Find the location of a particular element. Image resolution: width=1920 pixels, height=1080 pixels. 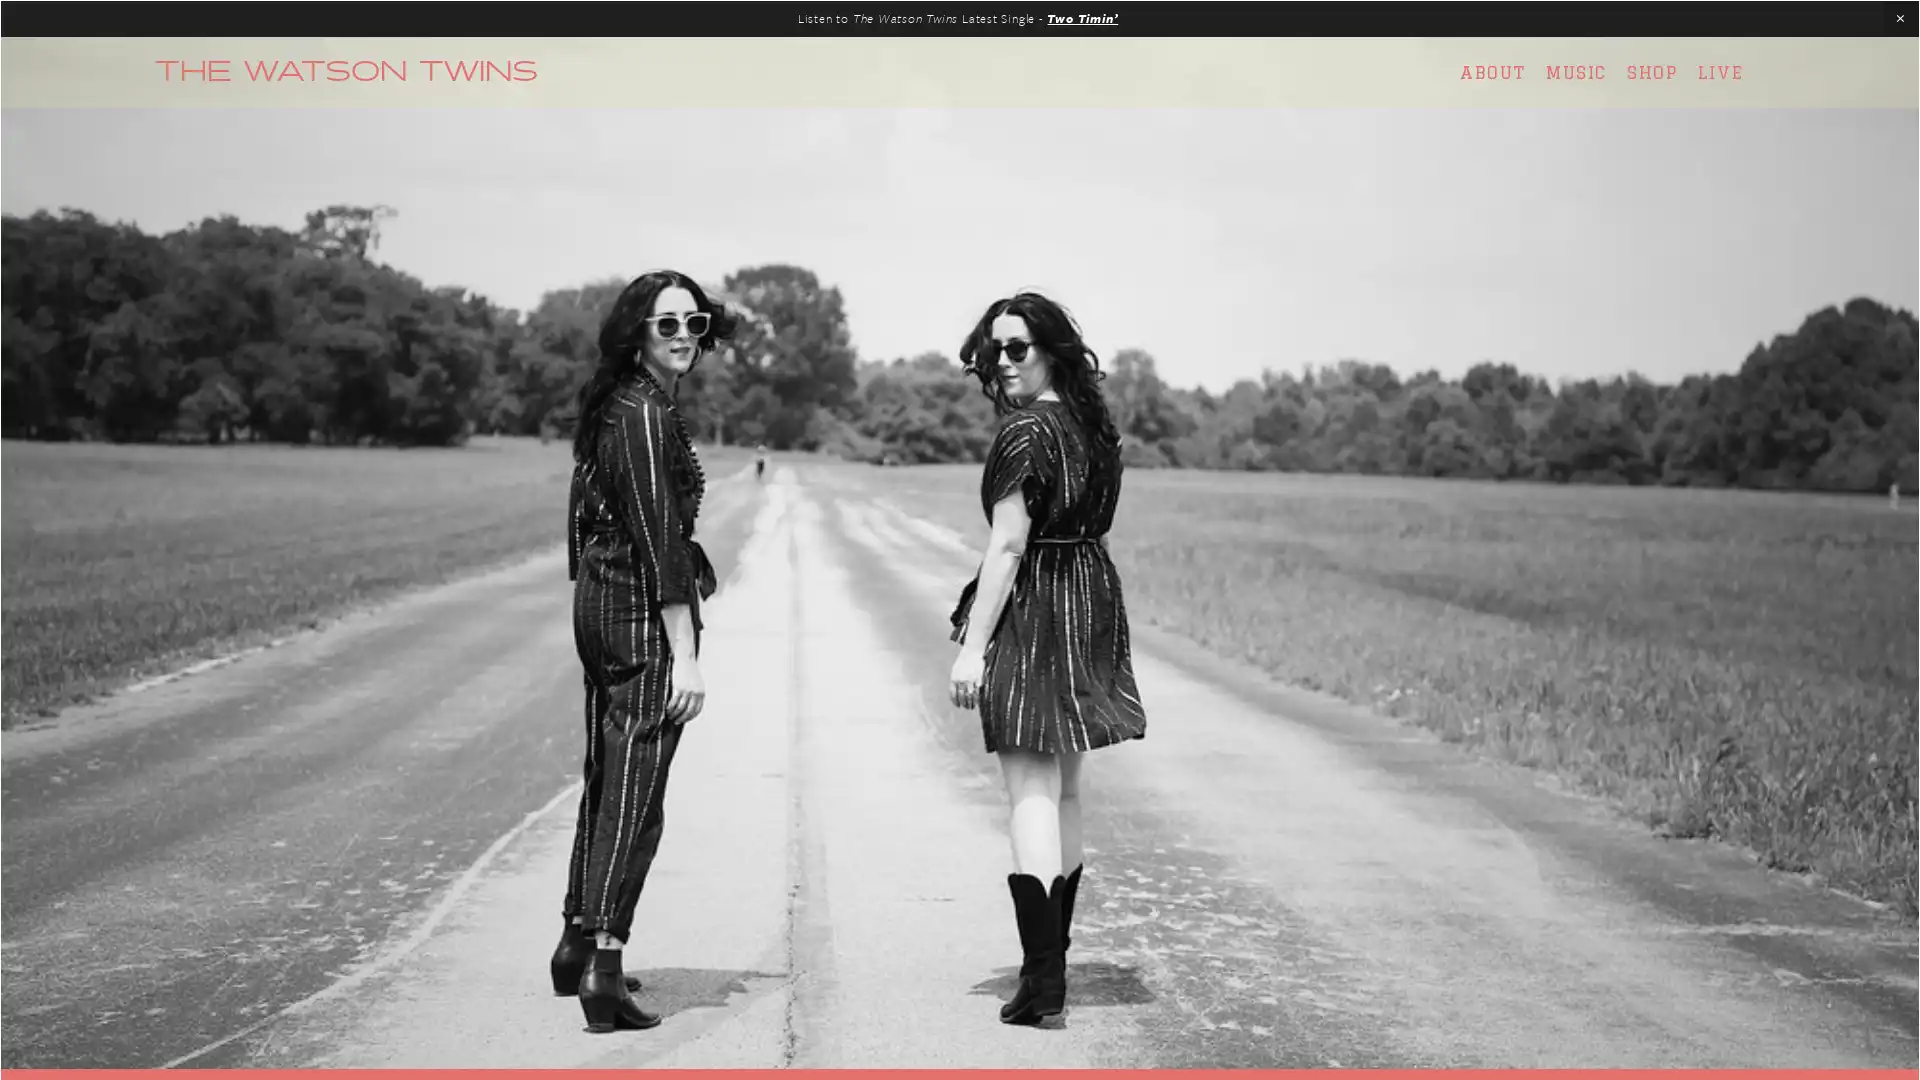

Close Announcement is located at coordinates (1899, 19).